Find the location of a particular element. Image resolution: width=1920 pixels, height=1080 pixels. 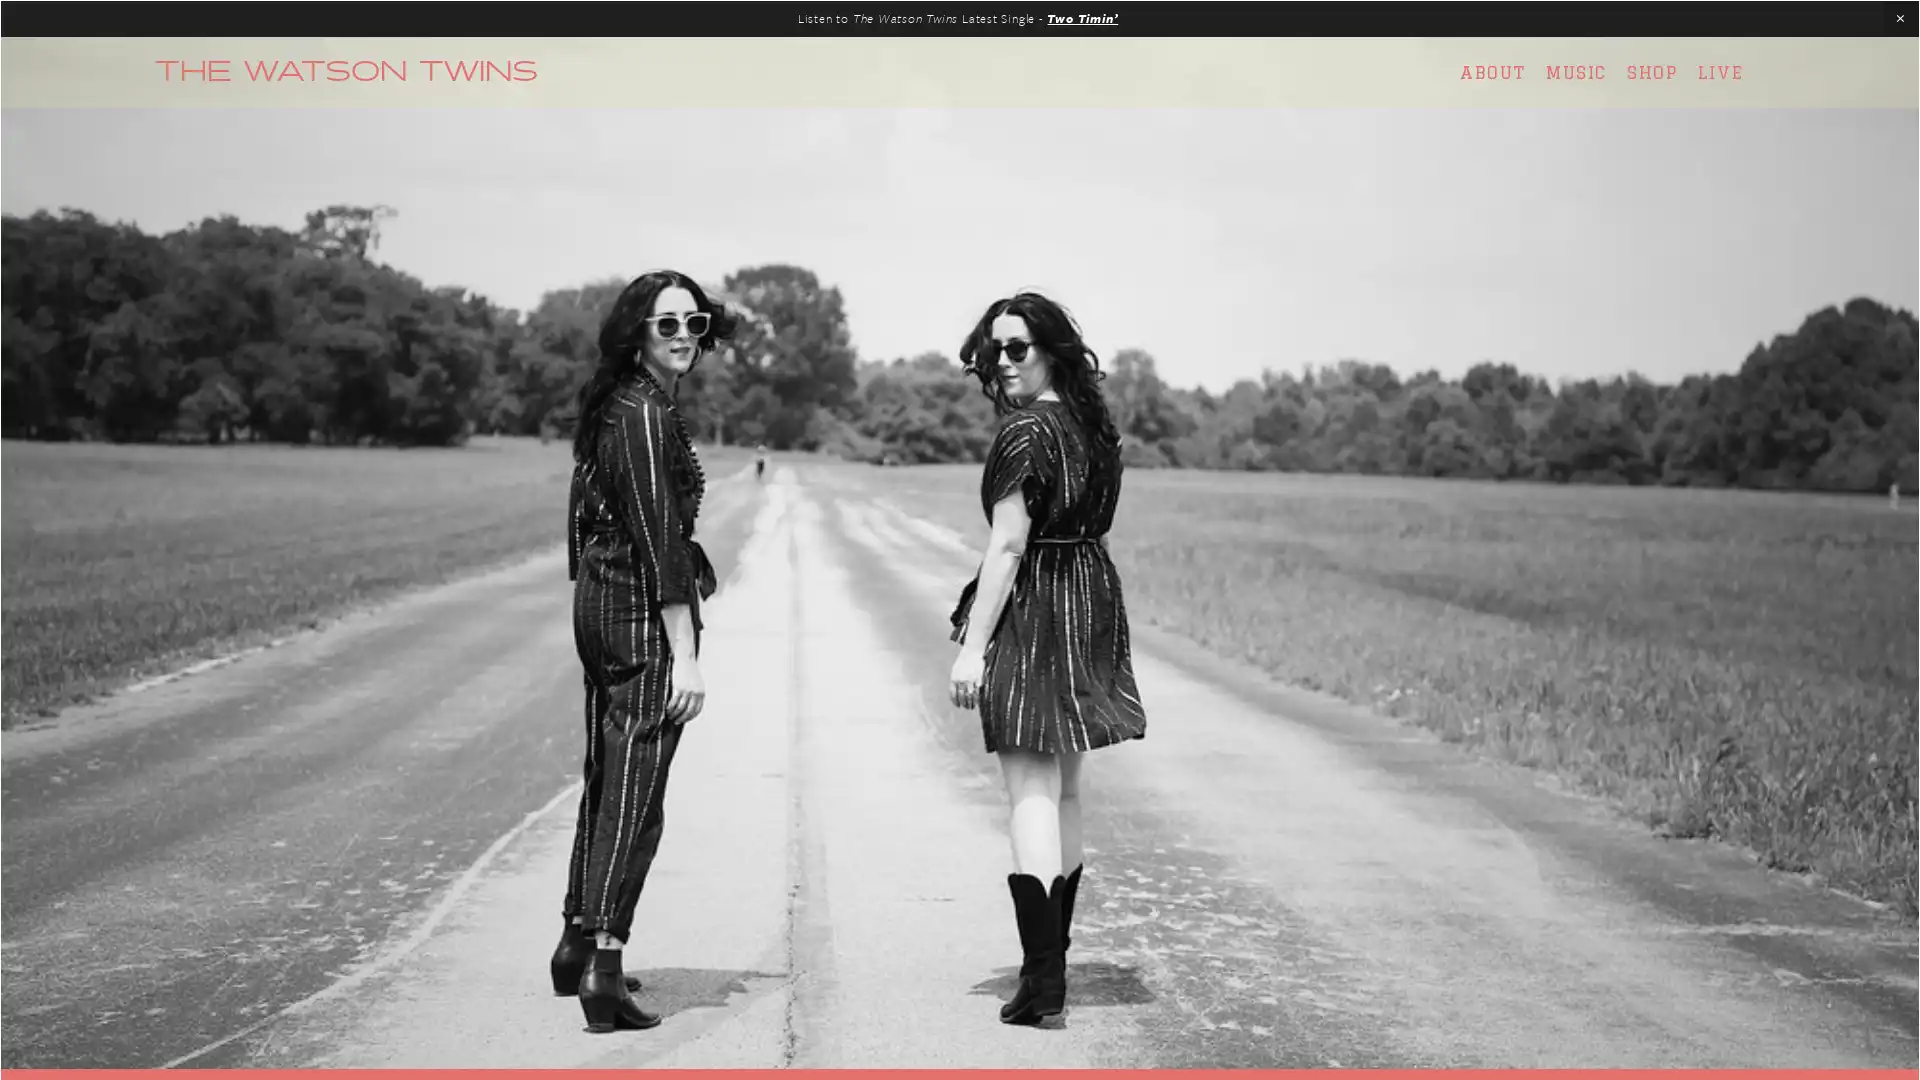

Close Announcement is located at coordinates (1899, 19).